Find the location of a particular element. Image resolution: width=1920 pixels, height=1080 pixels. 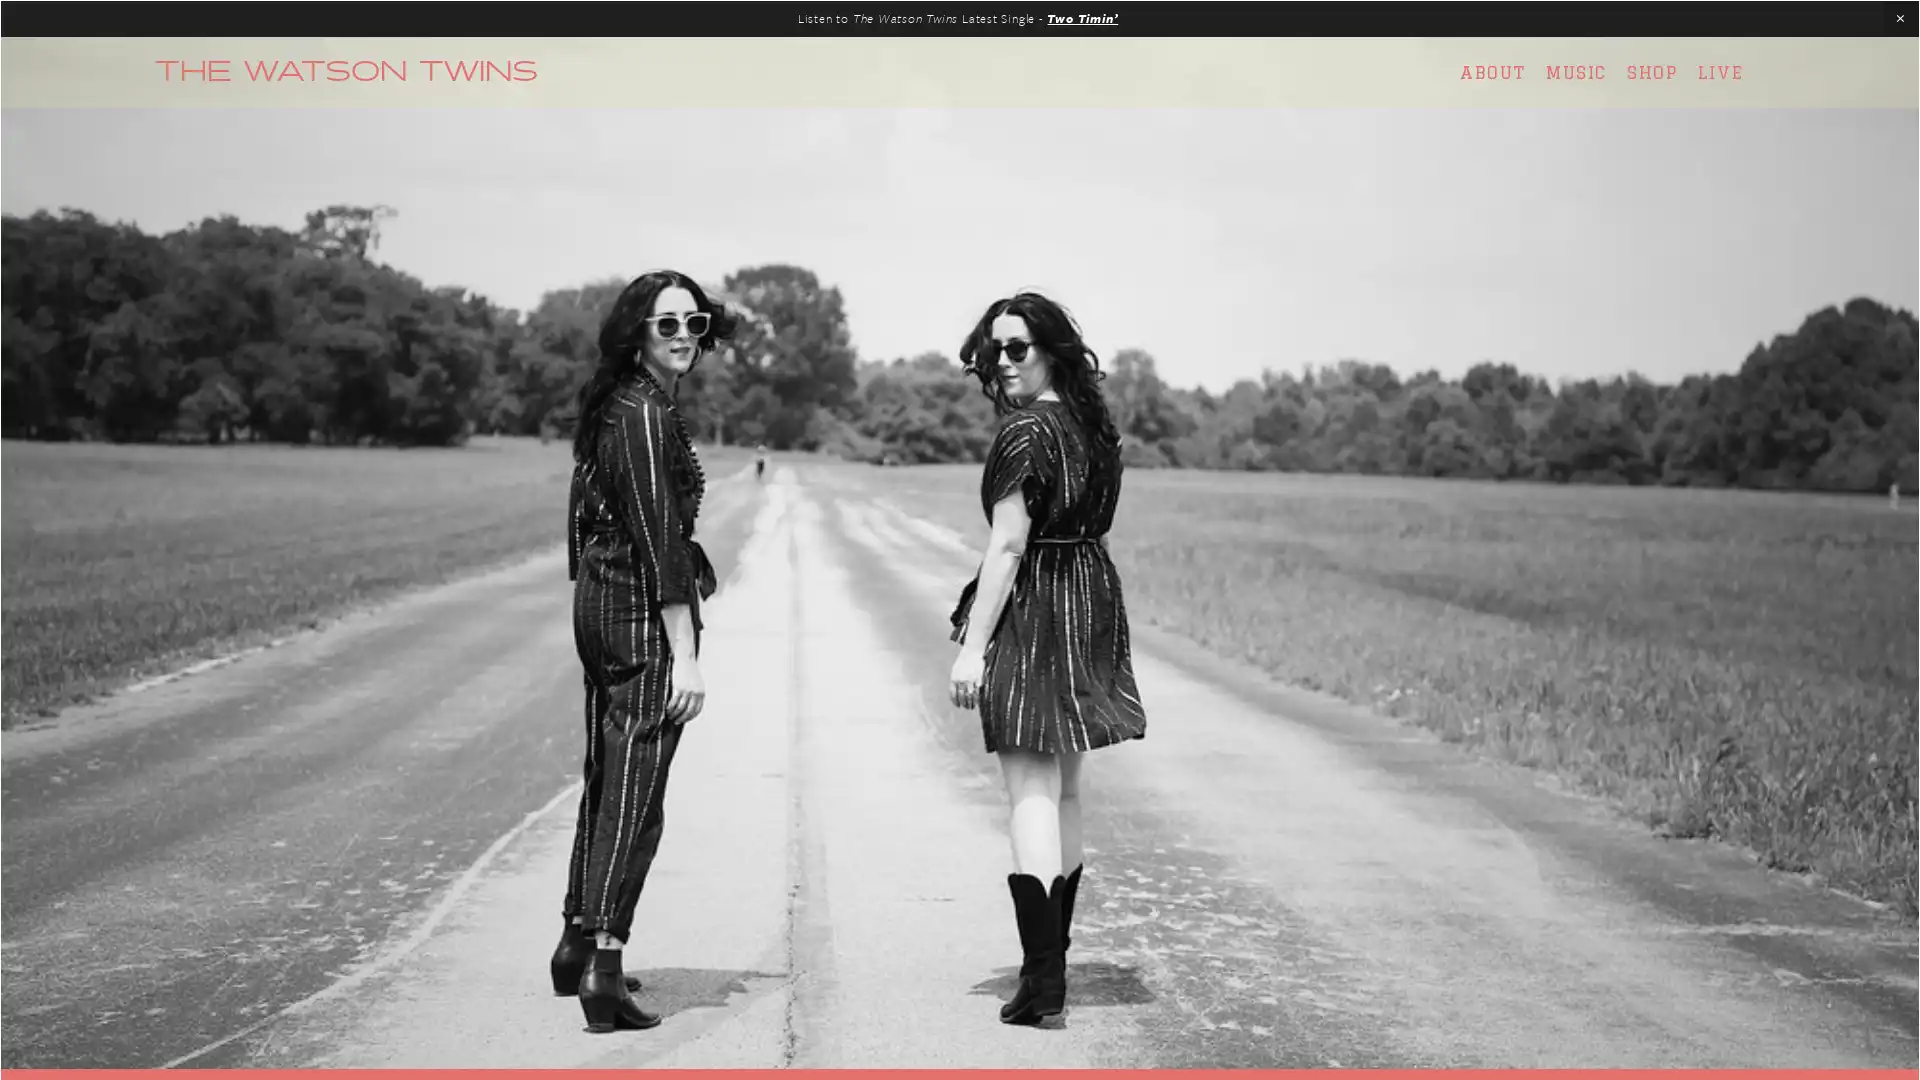

Close Announcement is located at coordinates (1899, 19).